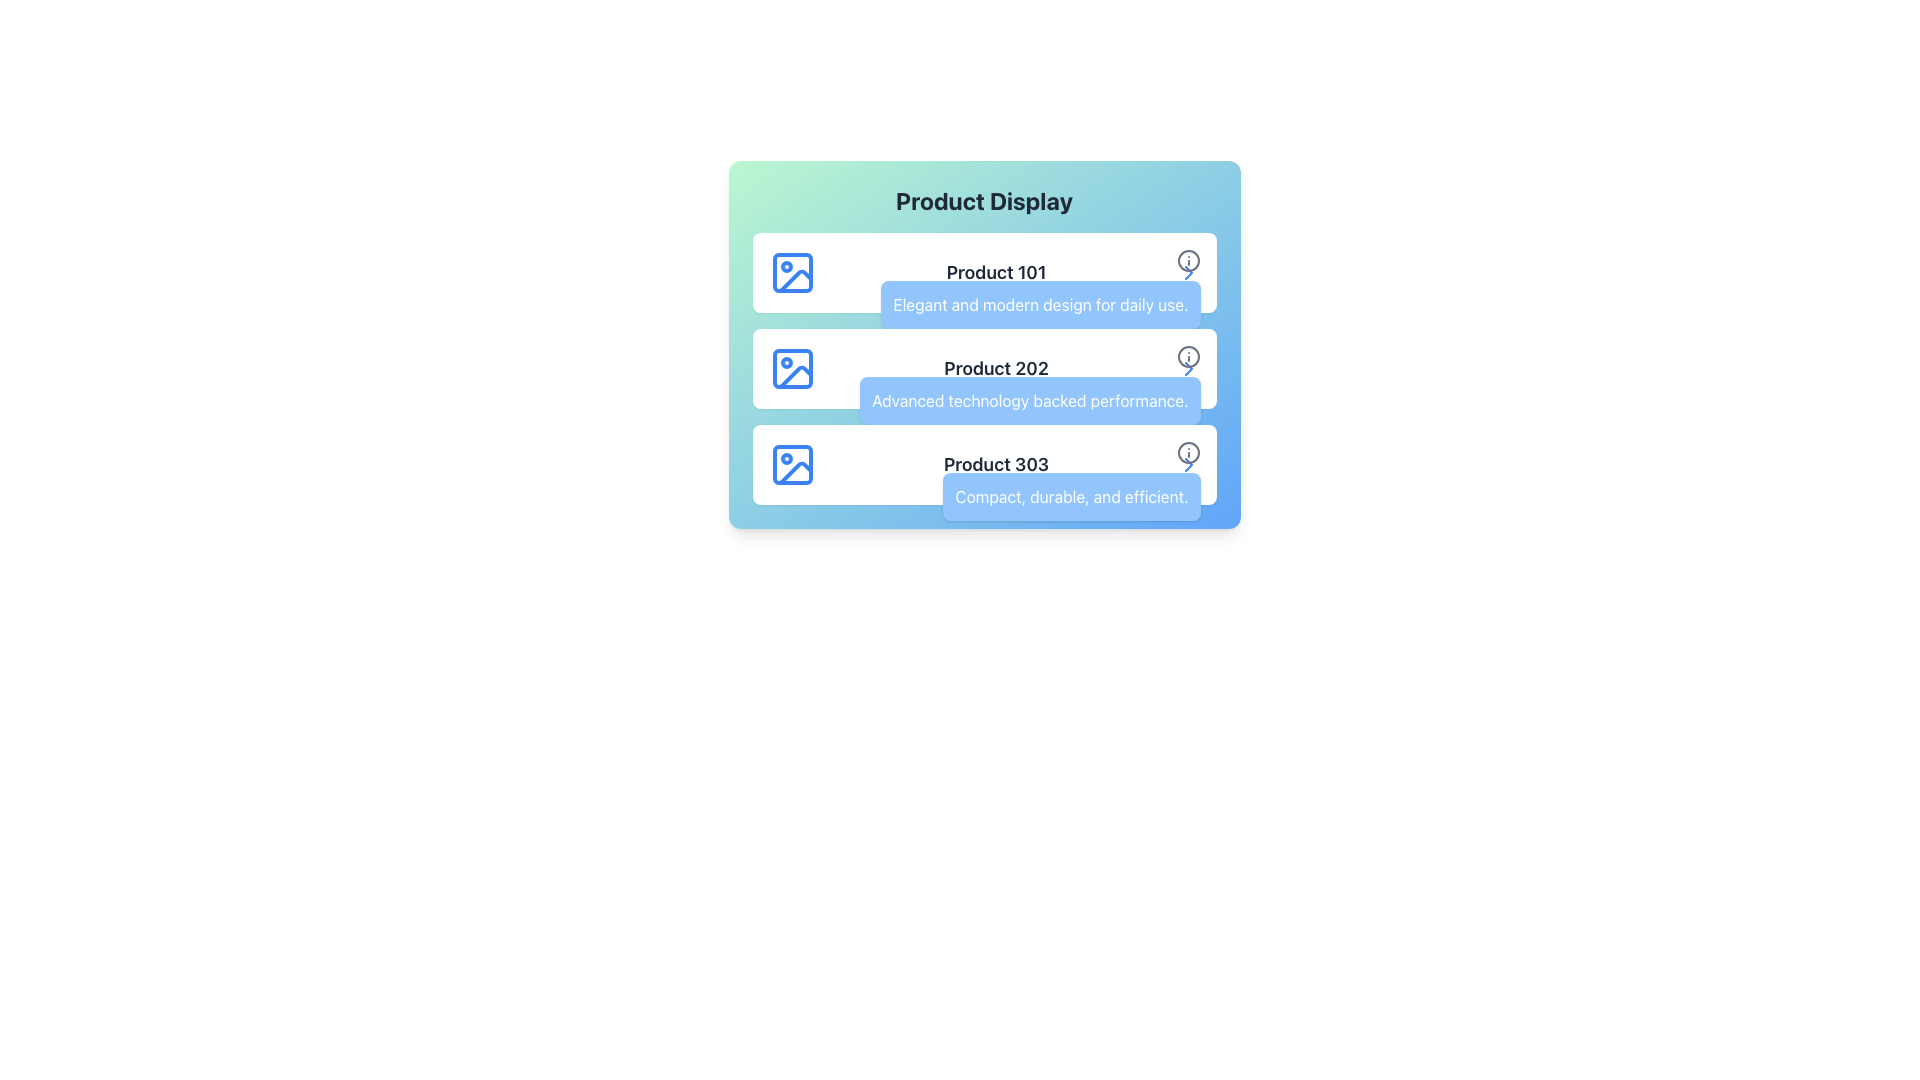  I want to click on the right-facing chevron arrow icon with a blue color located in the right section of the card for 'Product 202', so click(1188, 369).